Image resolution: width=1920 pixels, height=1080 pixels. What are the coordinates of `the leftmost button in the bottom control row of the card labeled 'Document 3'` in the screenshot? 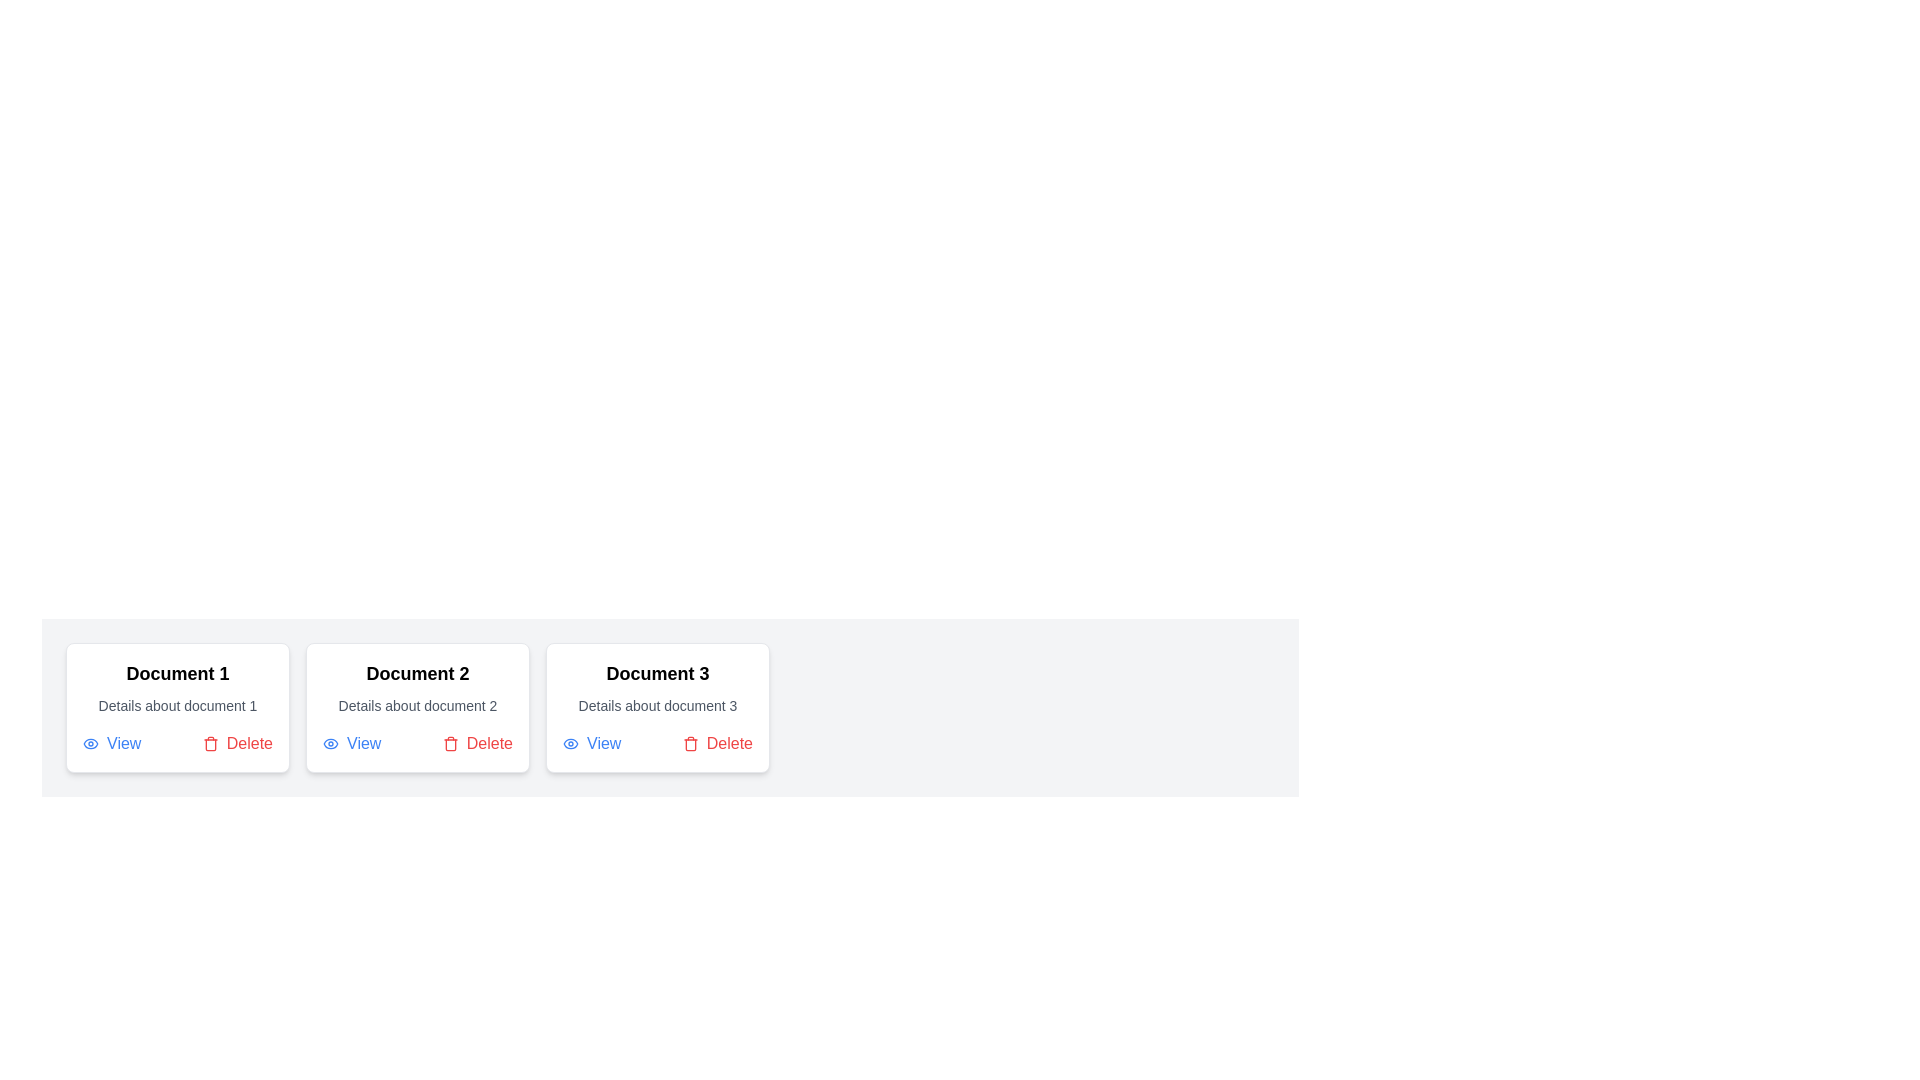 It's located at (591, 744).